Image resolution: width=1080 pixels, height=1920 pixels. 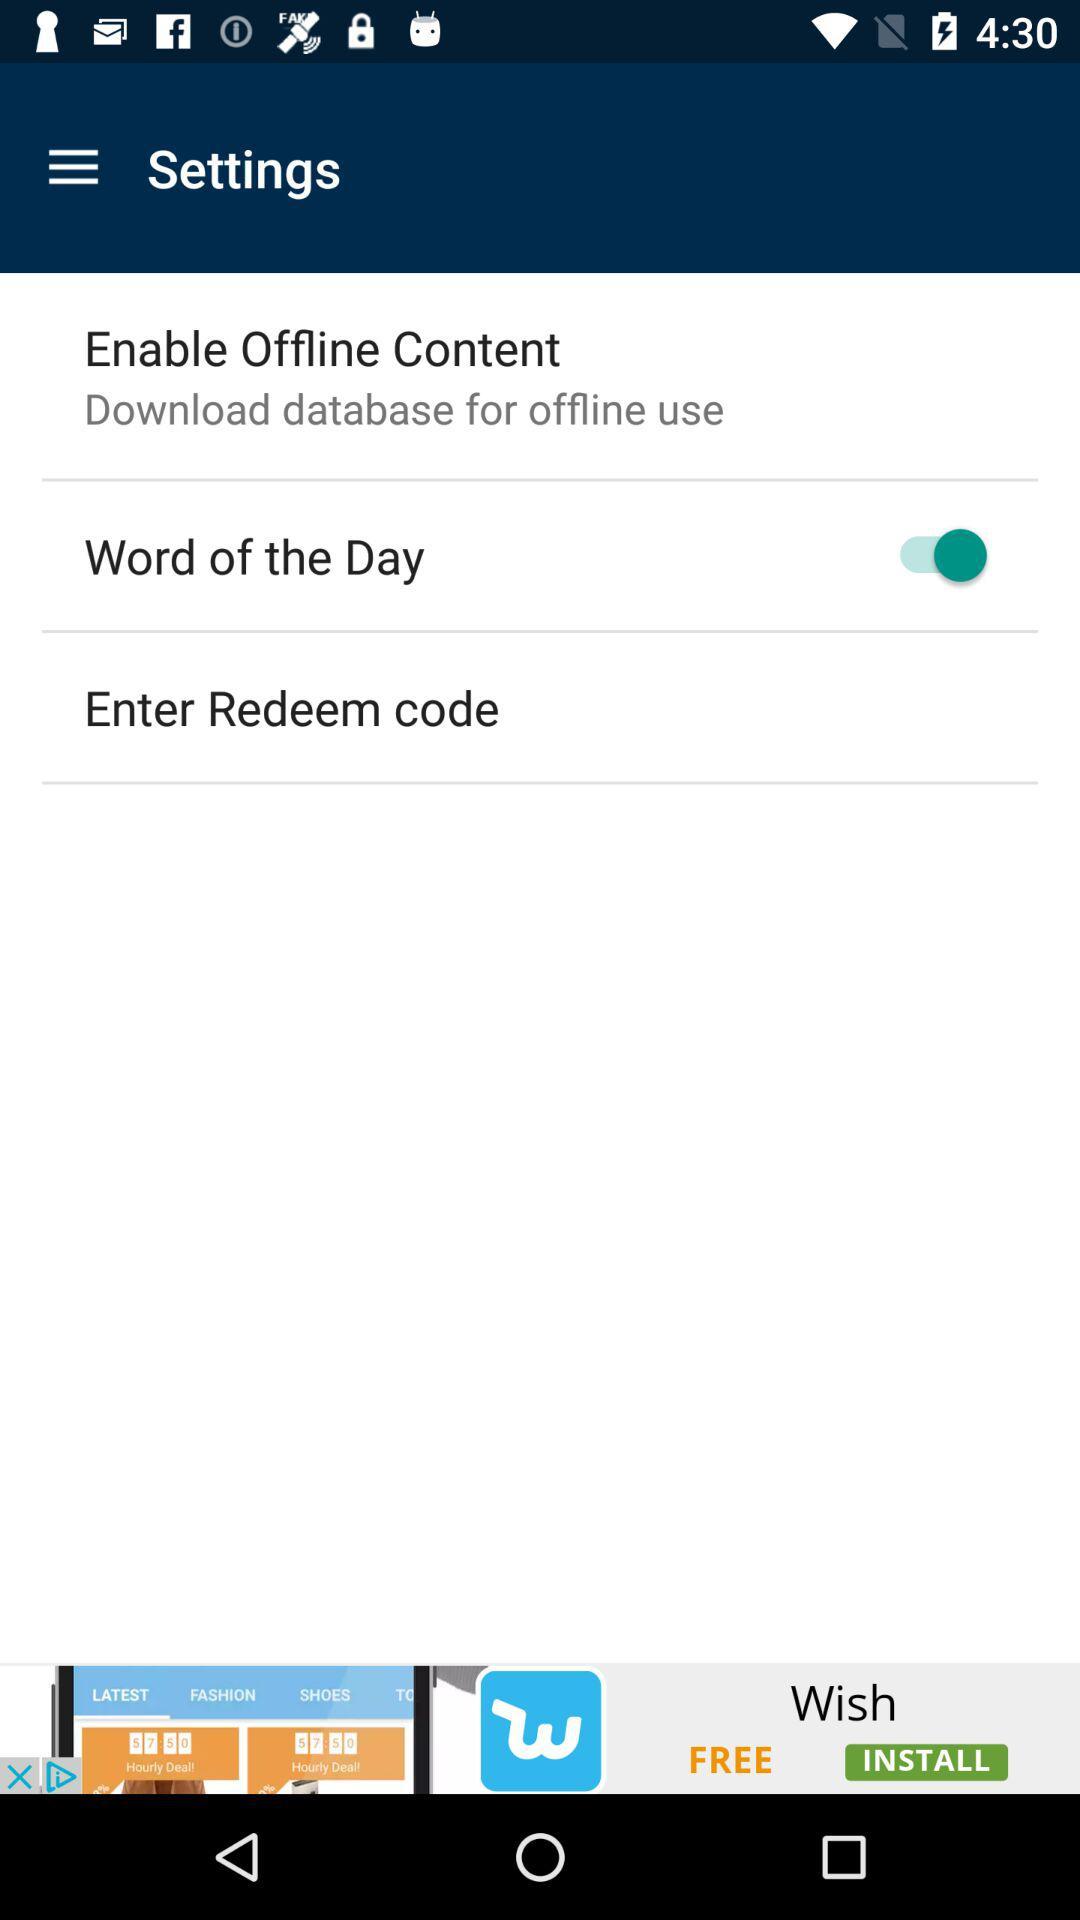 What do you see at coordinates (540, 1727) in the screenshot?
I see `advertisement display` at bounding box center [540, 1727].